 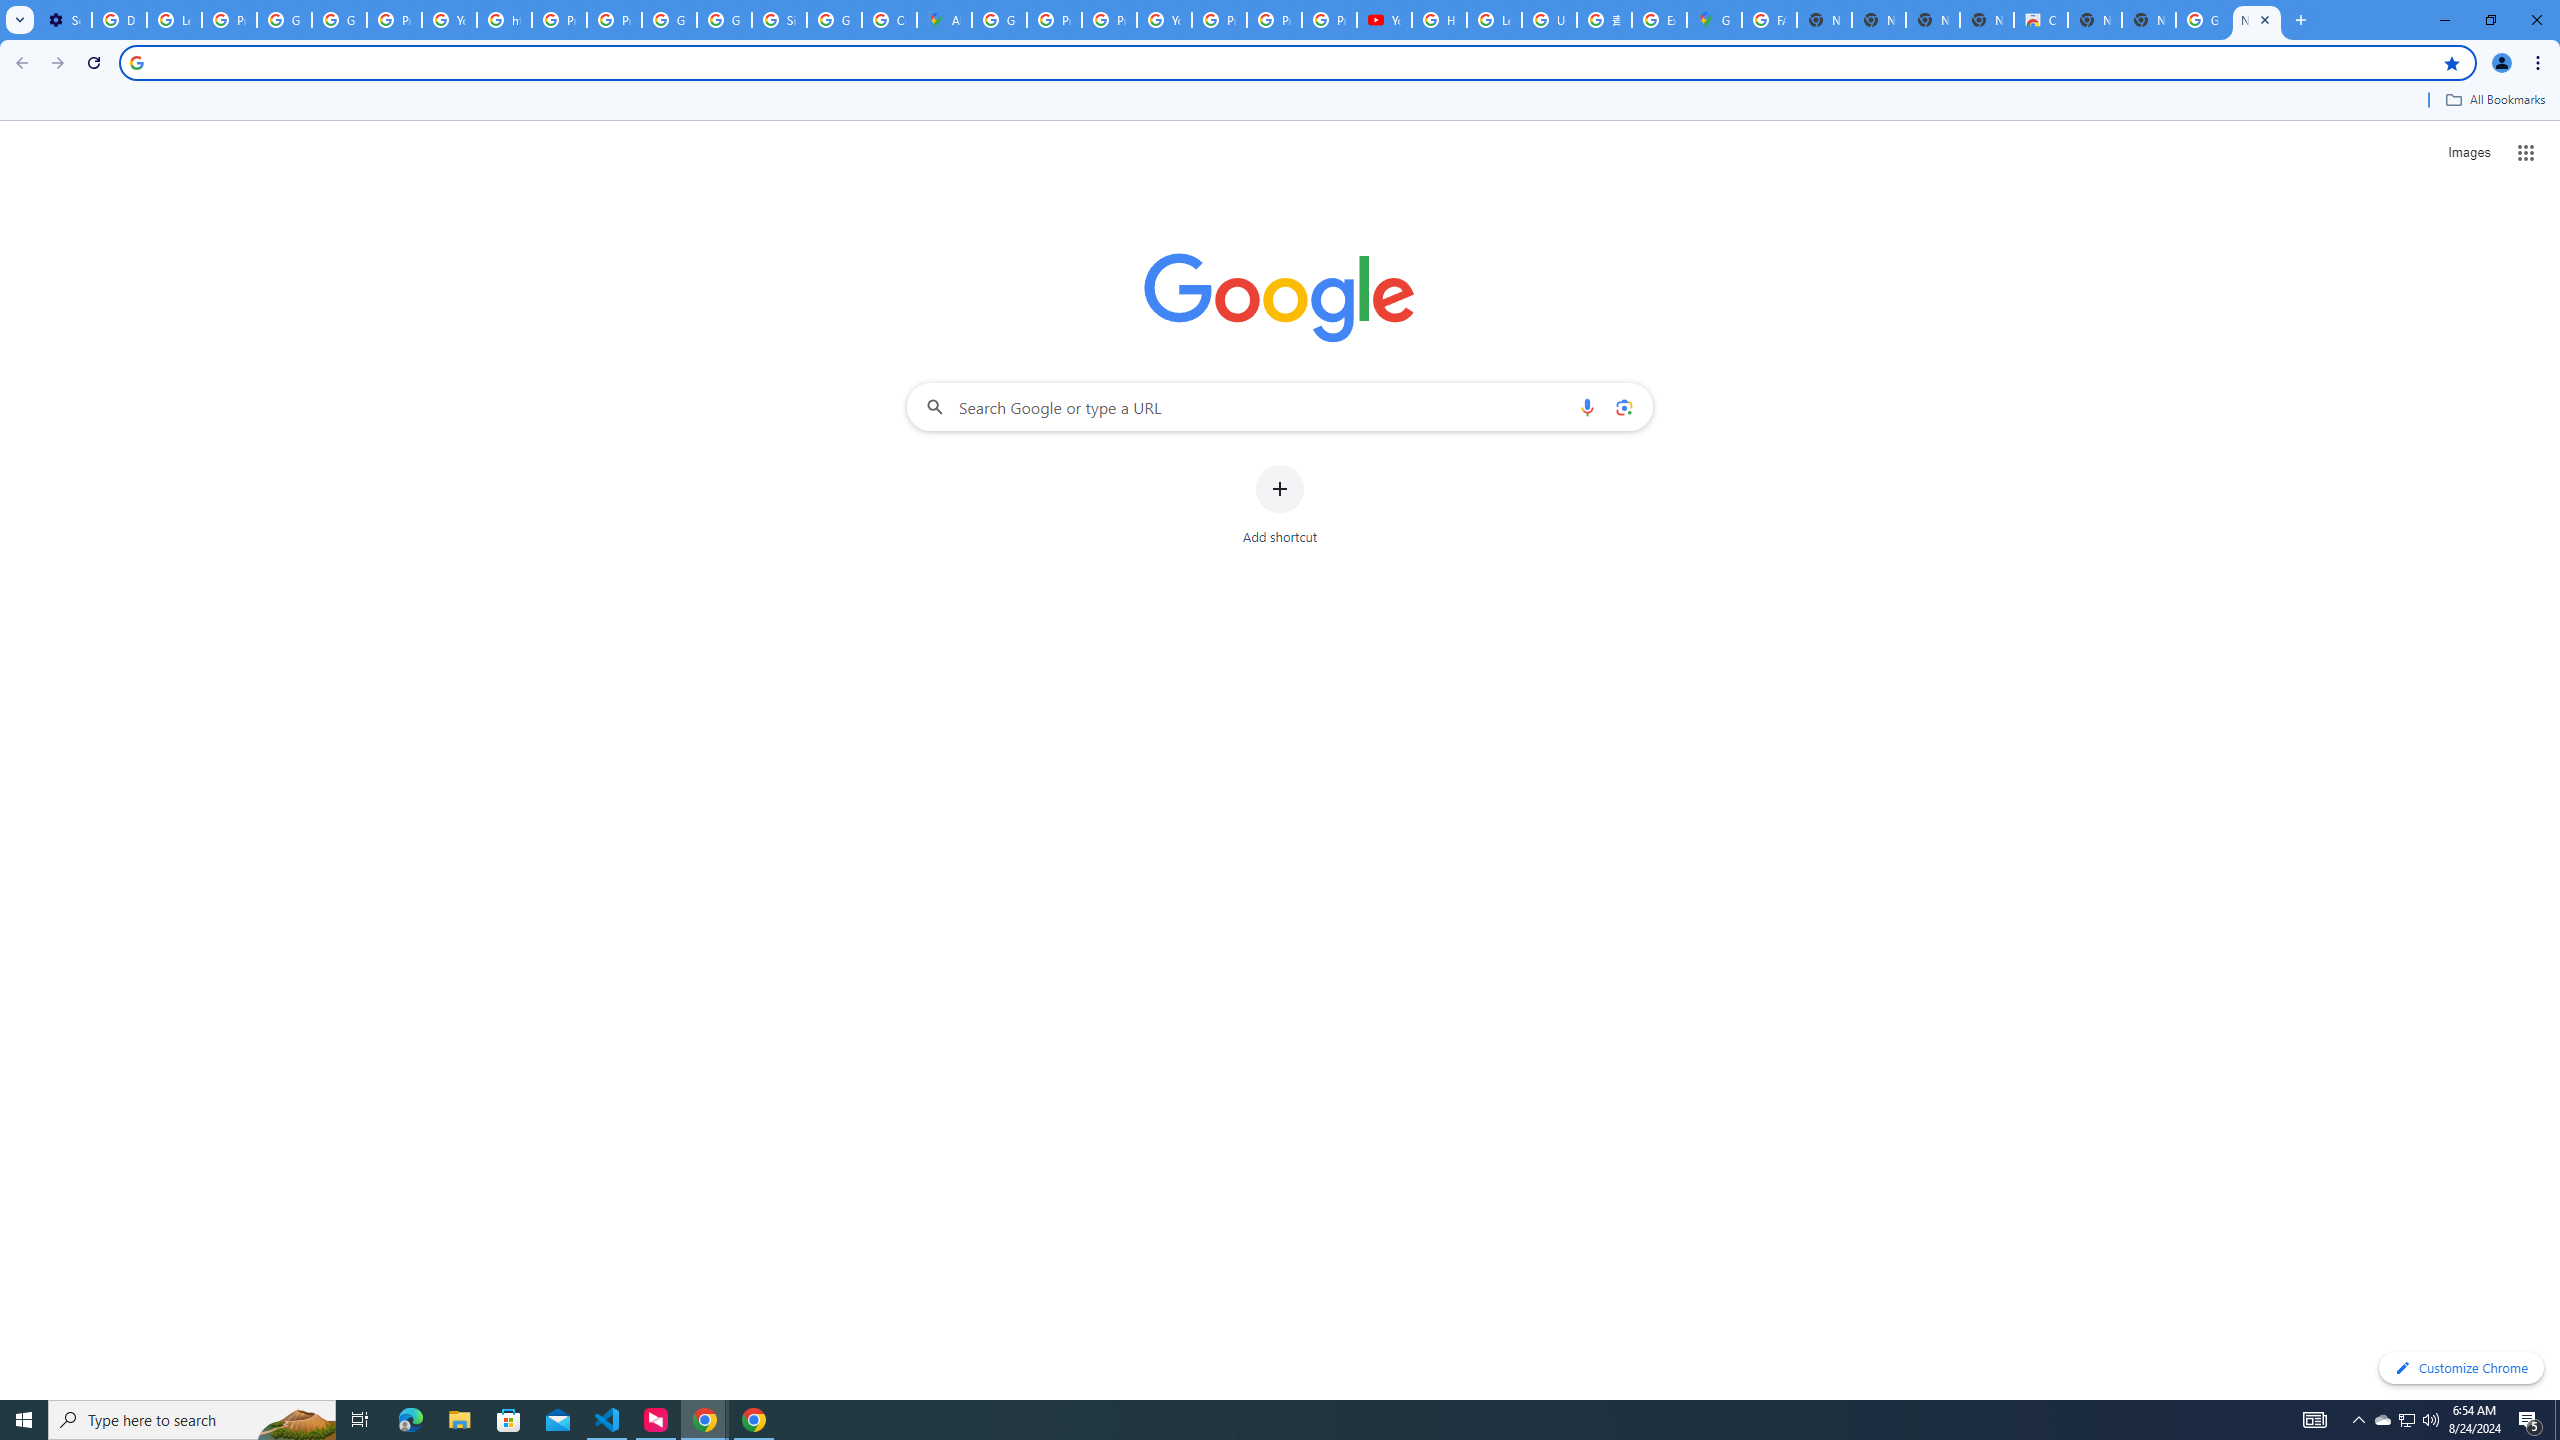 What do you see at coordinates (888, 19) in the screenshot?
I see `'Create your Google Account'` at bounding box center [888, 19].